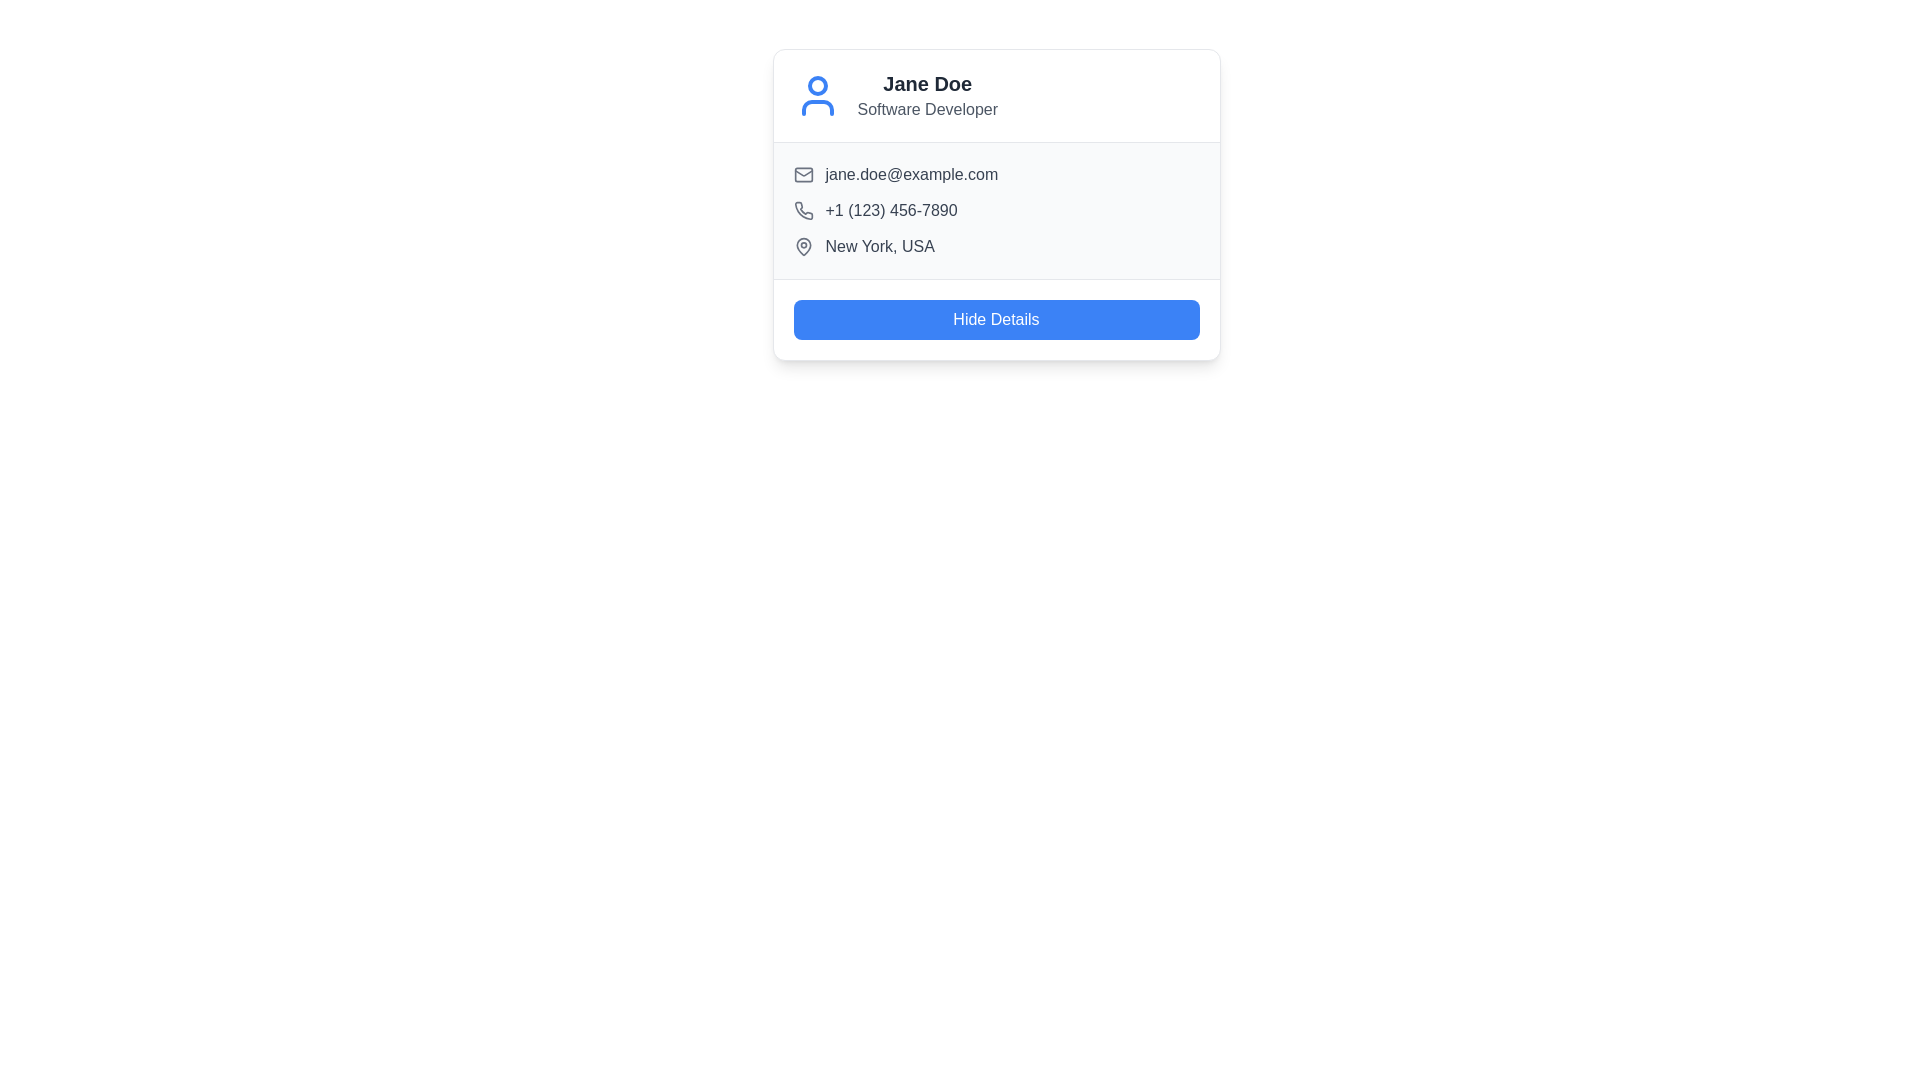 This screenshot has height=1080, width=1920. What do you see at coordinates (803, 173) in the screenshot?
I see `the gray envelope-shaped icon indicating email, located to the left of the text 'jane.doe@example.com'` at bounding box center [803, 173].